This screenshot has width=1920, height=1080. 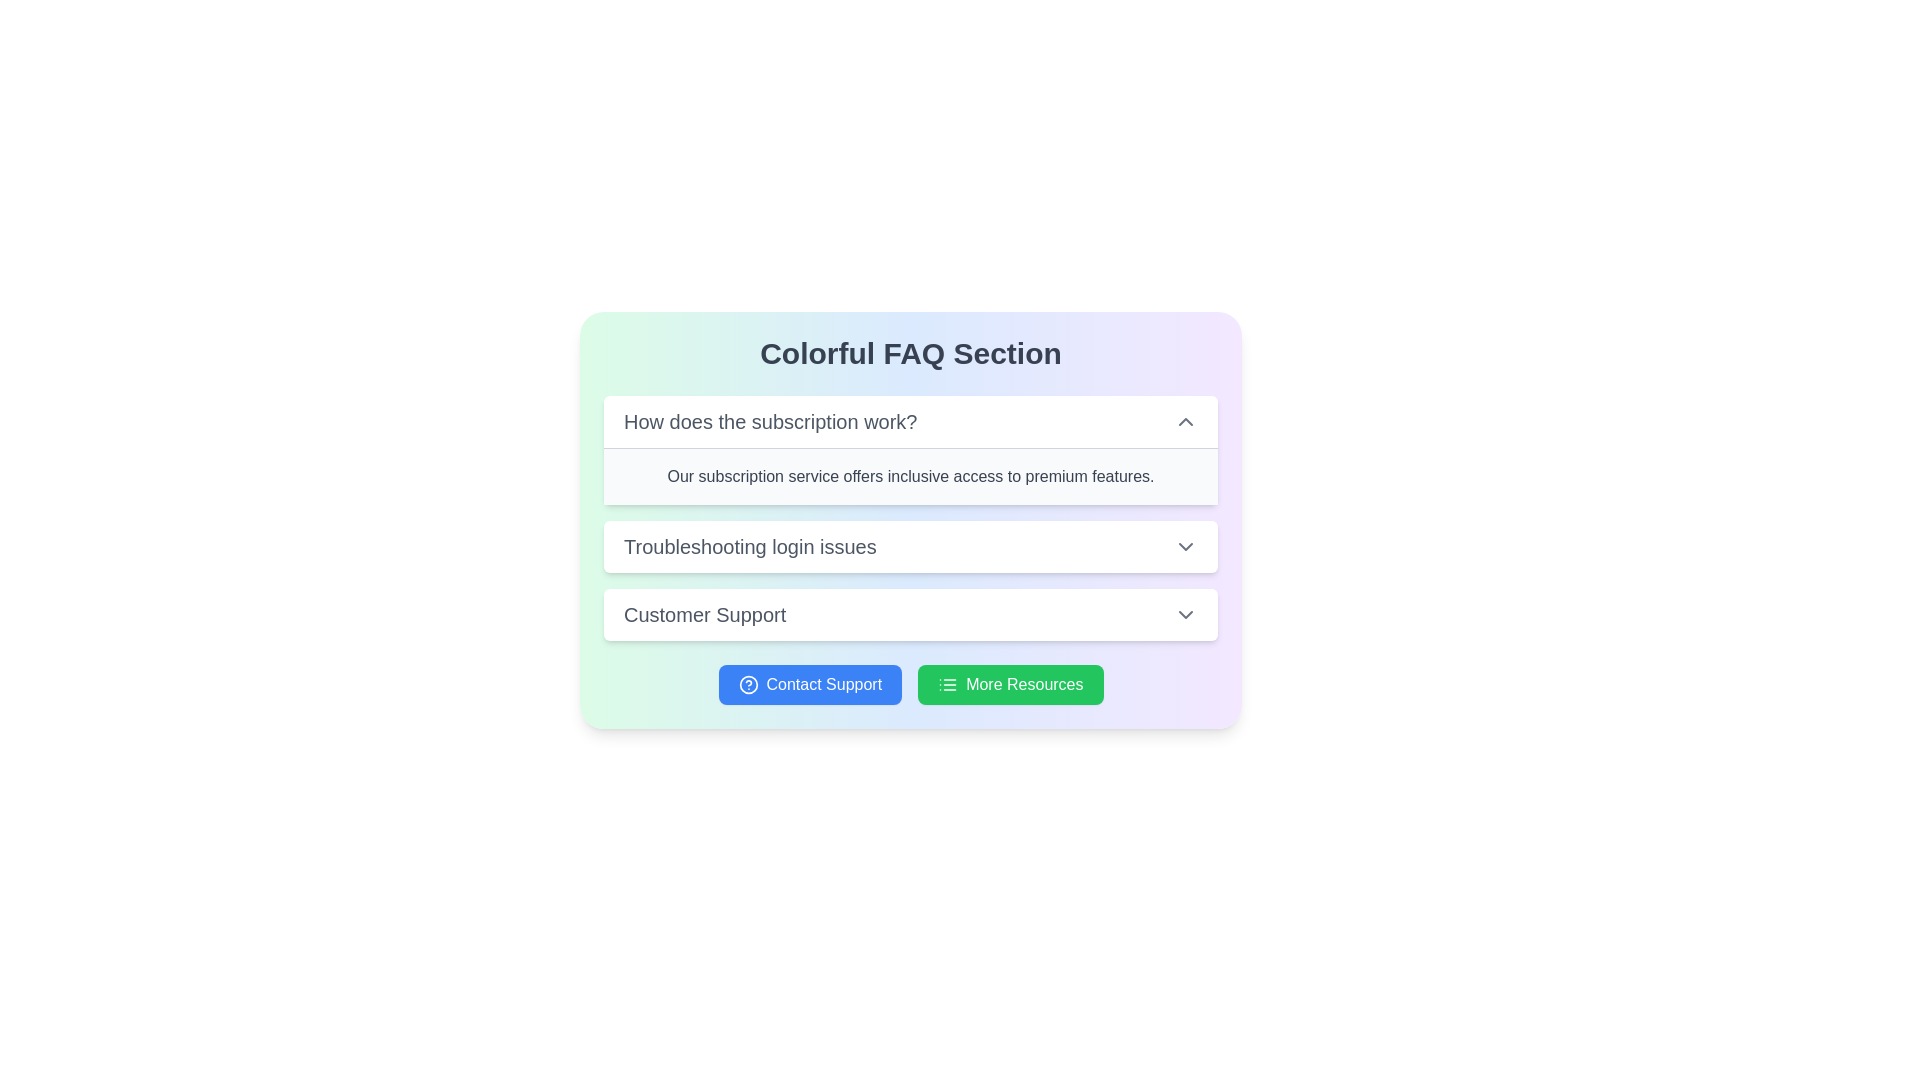 What do you see at coordinates (749, 547) in the screenshot?
I see `the label text 'Troubleshooting login issues' which is located in the second collapsible section of the FAQ, displayed in bold gray font against a white background` at bounding box center [749, 547].